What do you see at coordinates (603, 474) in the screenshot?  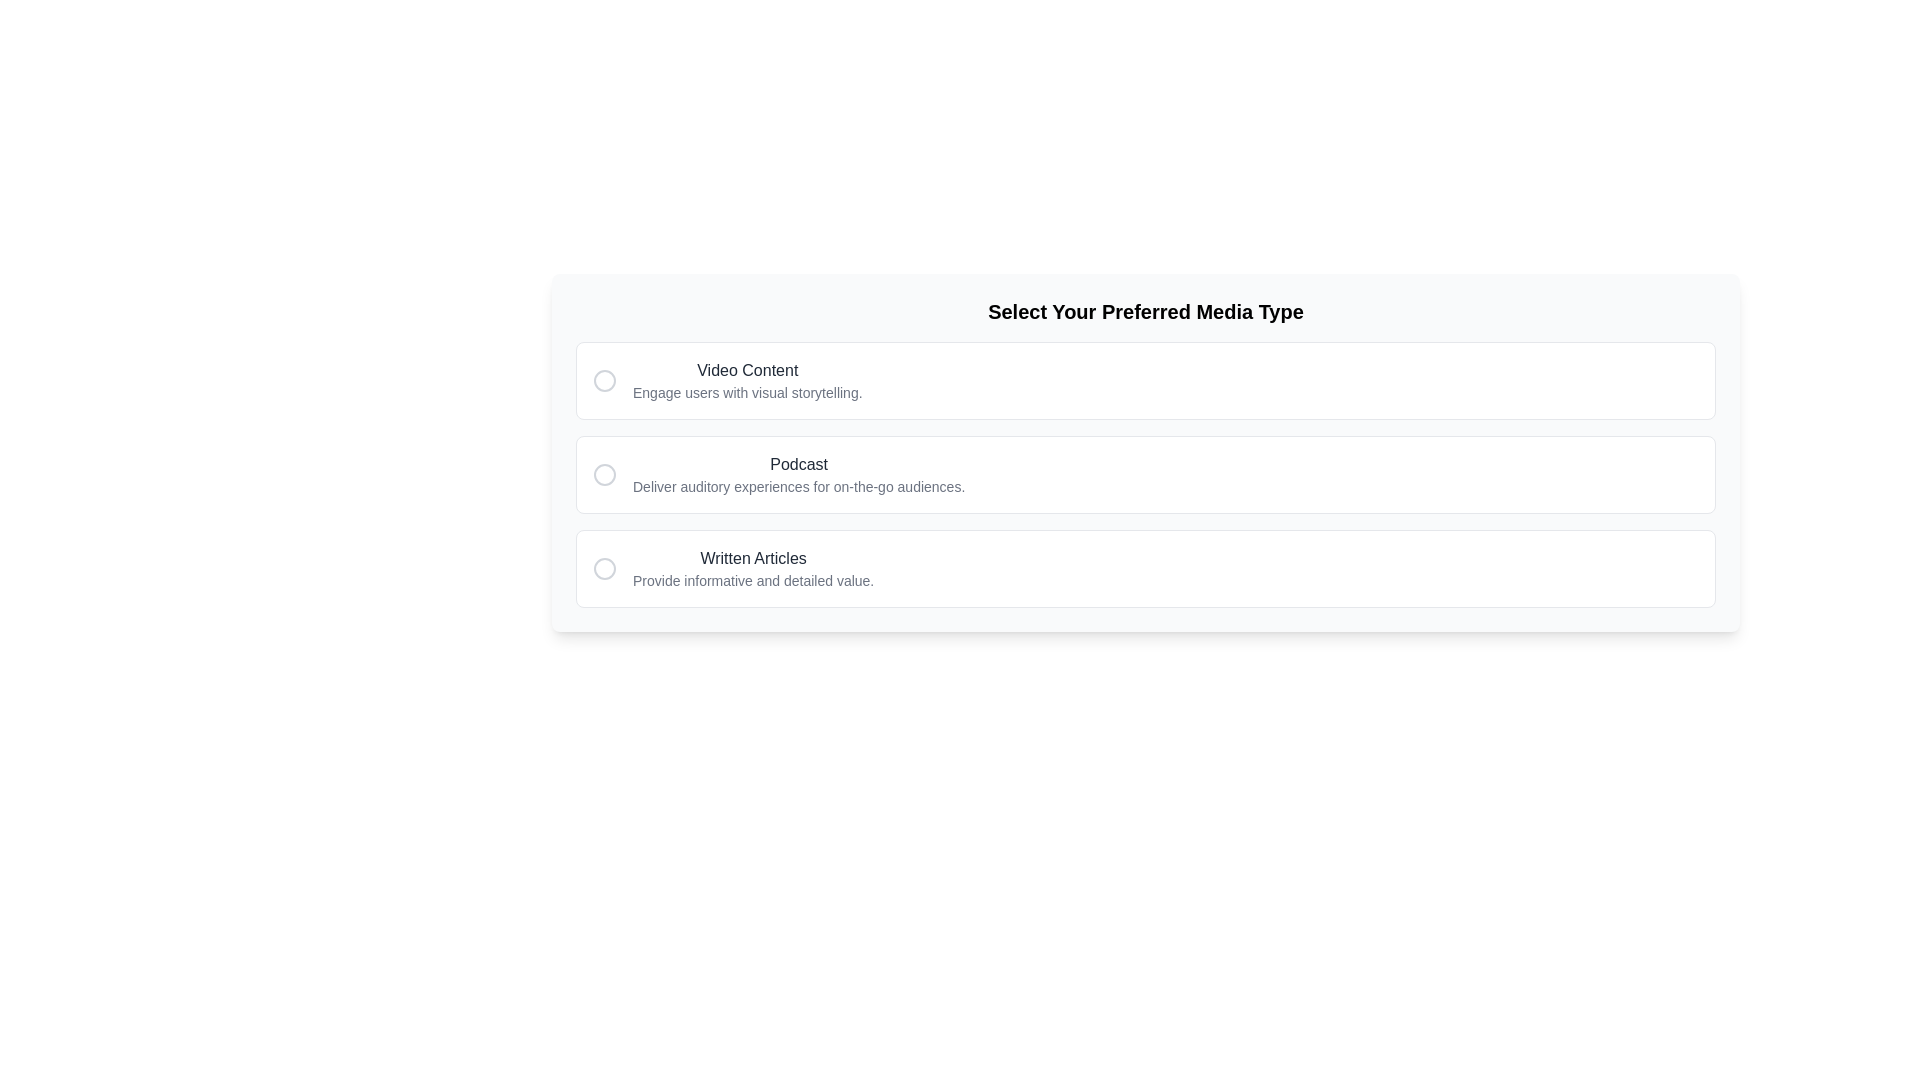 I see `the circular radio button for the 'Podcast' option, which is the second item in the media preferences list` at bounding box center [603, 474].